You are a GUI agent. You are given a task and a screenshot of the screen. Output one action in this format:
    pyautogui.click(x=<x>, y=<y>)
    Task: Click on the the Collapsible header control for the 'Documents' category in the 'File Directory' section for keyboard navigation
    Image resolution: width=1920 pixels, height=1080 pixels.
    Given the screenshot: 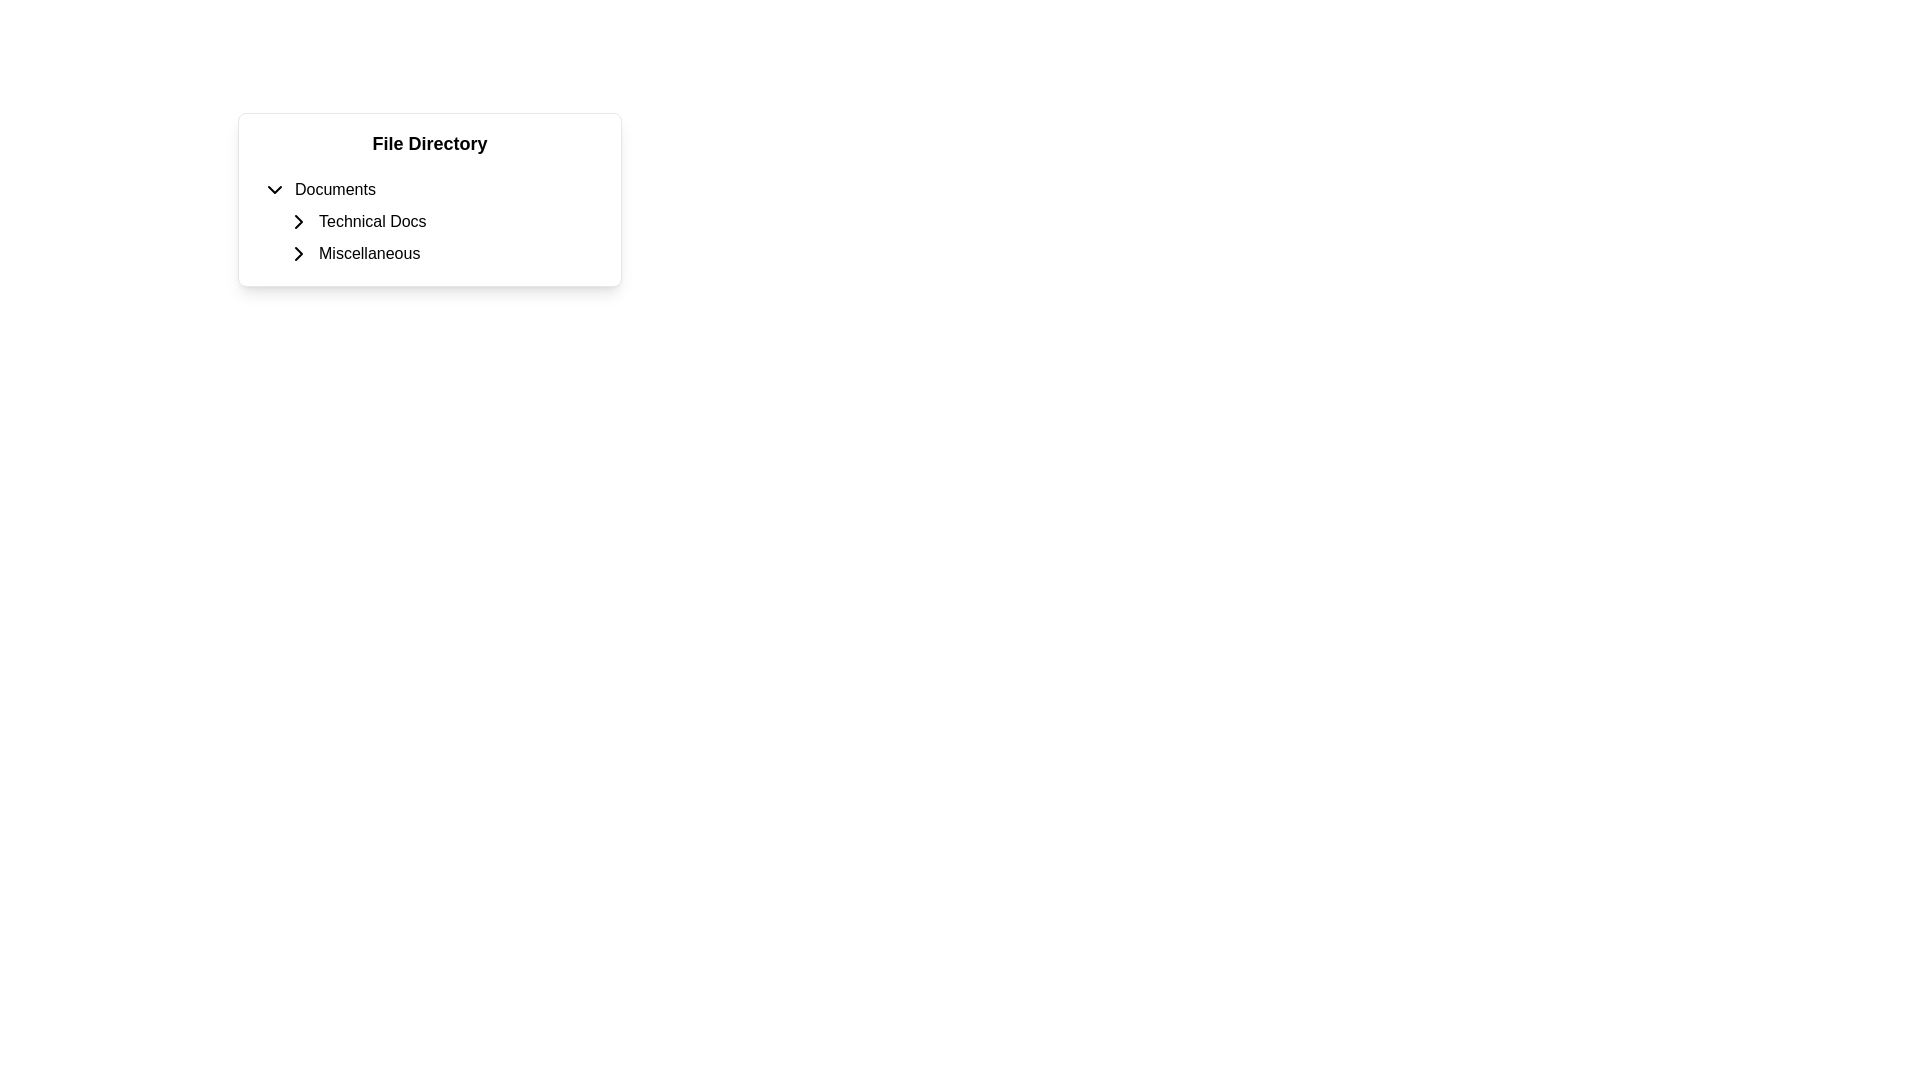 What is the action you would take?
    pyautogui.click(x=429, y=189)
    